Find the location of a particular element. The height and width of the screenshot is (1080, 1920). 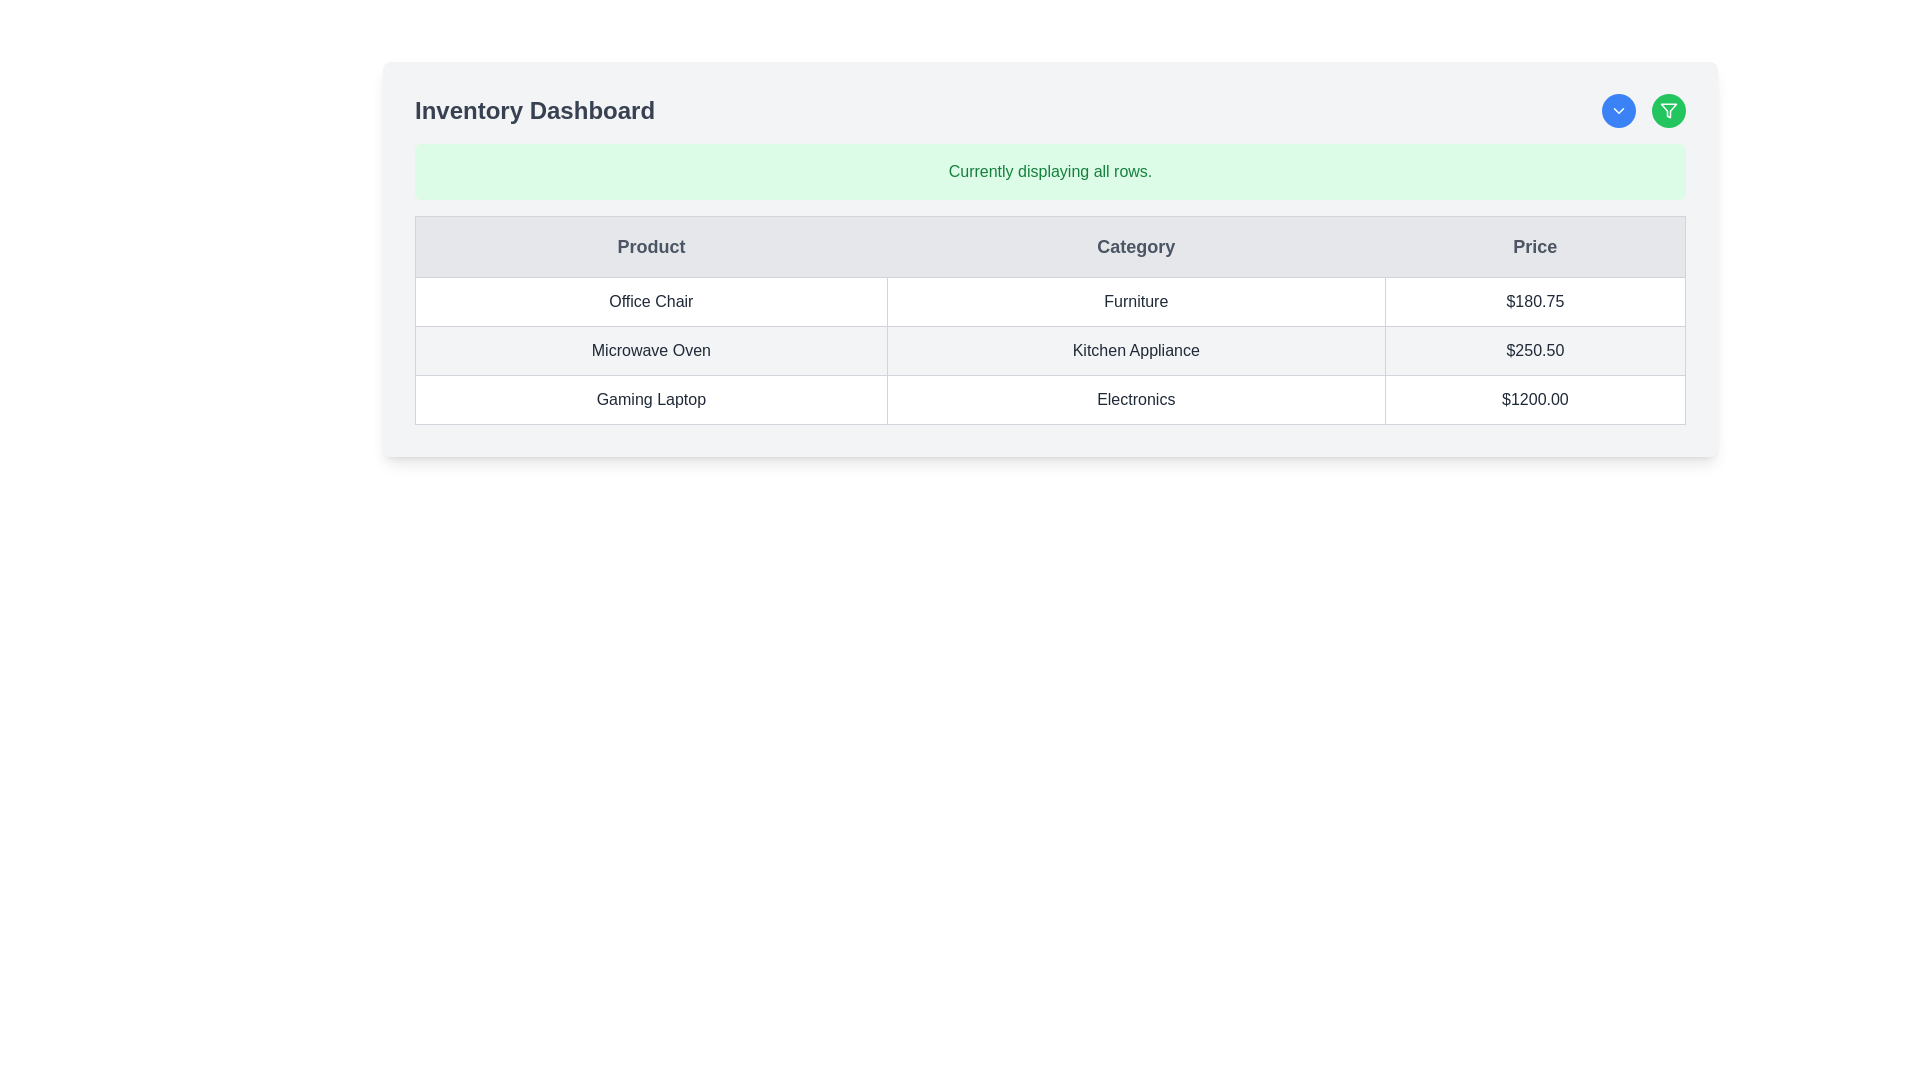

the filter Icon button located at the top-right corner of the interface is located at coordinates (1669, 111).